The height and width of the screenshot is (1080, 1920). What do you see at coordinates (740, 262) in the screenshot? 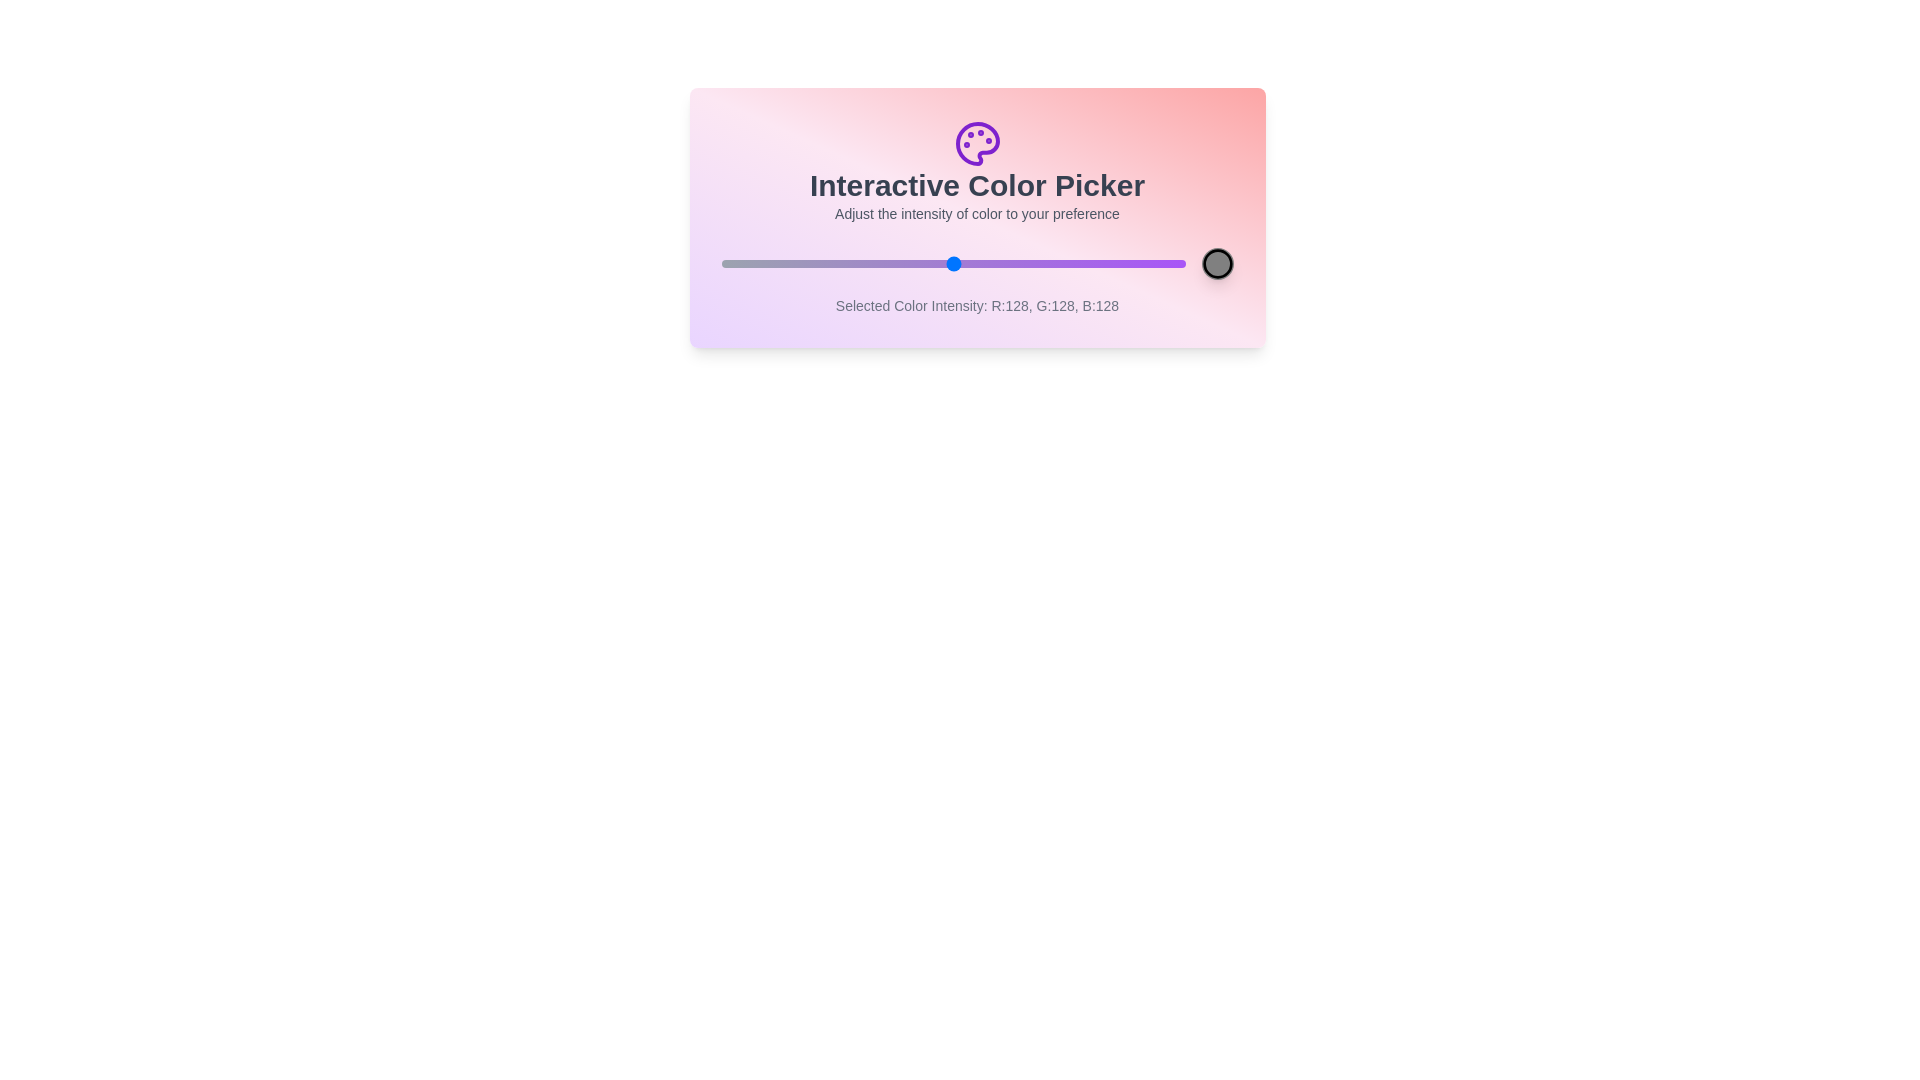
I see `the slider to set the color intensity to 11` at bounding box center [740, 262].